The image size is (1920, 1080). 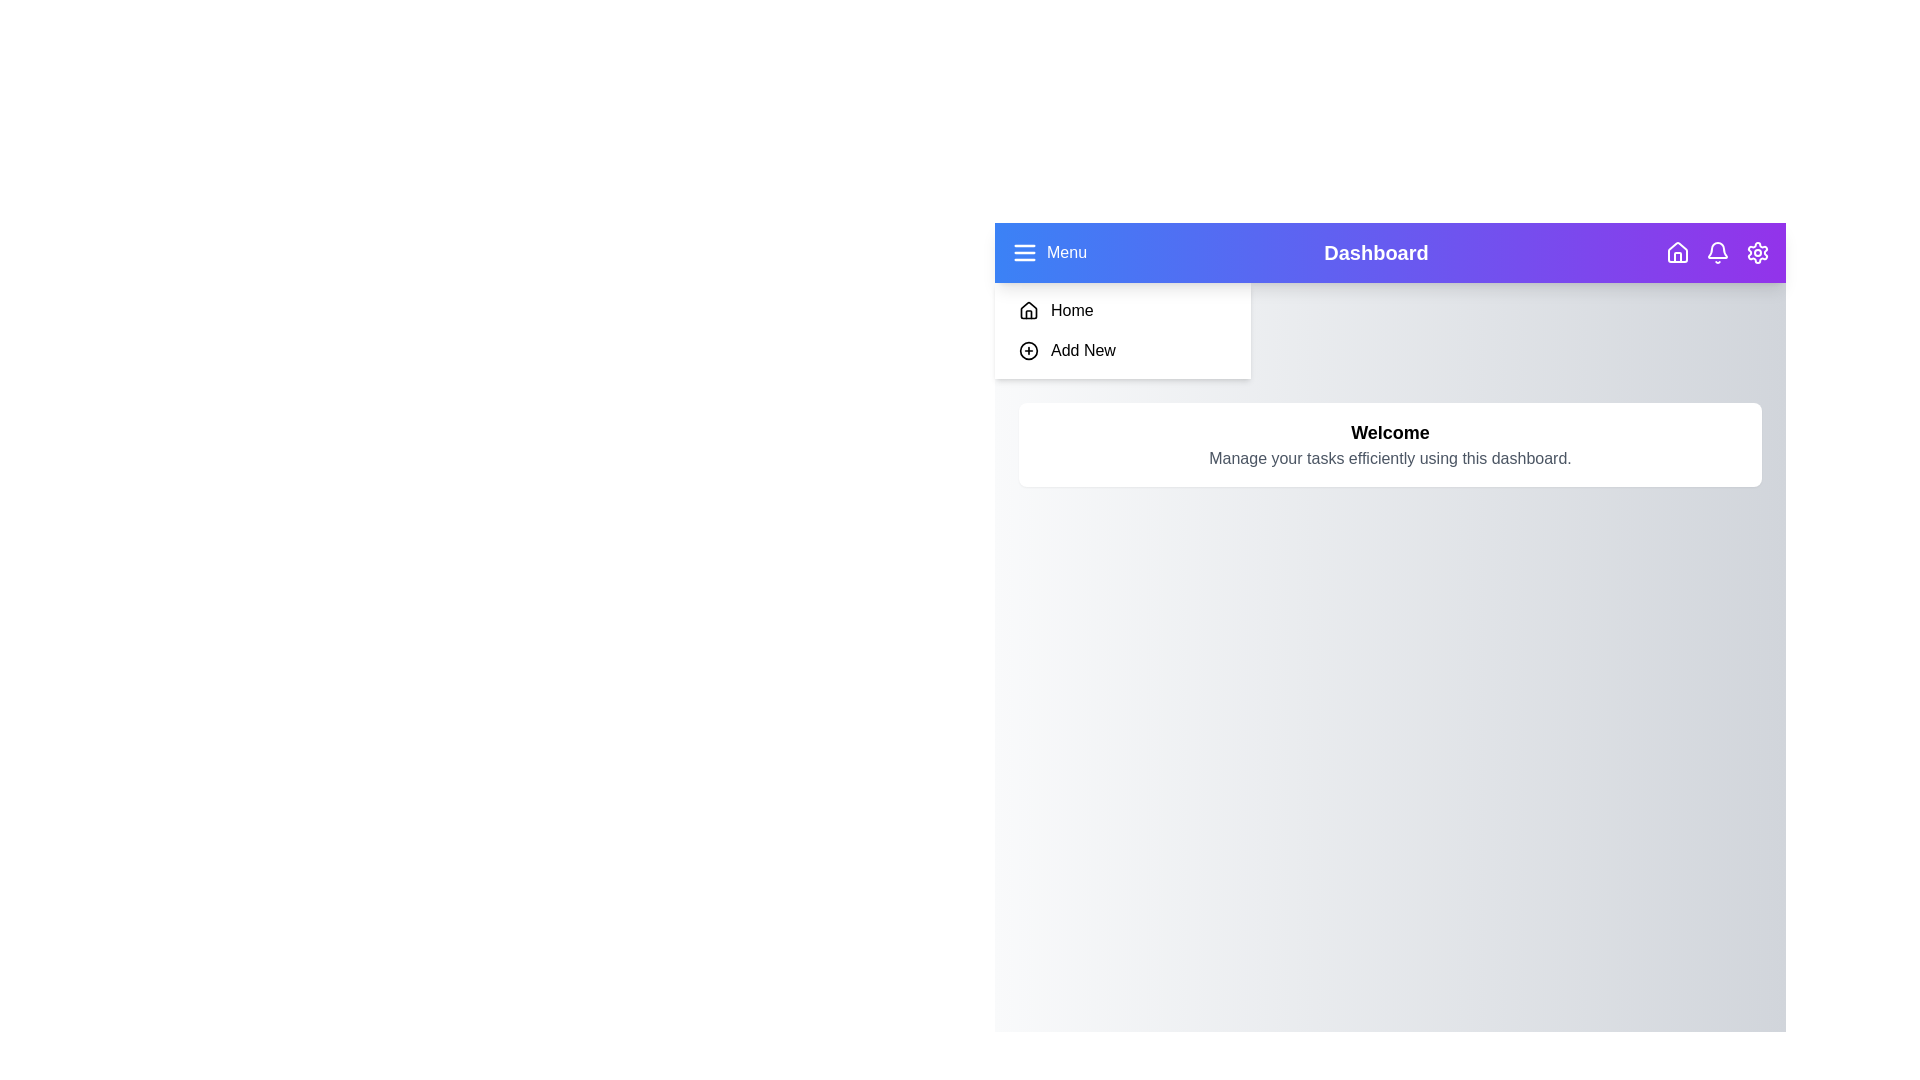 What do you see at coordinates (1028, 311) in the screenshot?
I see `the 'Home' icon in the sidebar to navigate to the 'Home' section` at bounding box center [1028, 311].